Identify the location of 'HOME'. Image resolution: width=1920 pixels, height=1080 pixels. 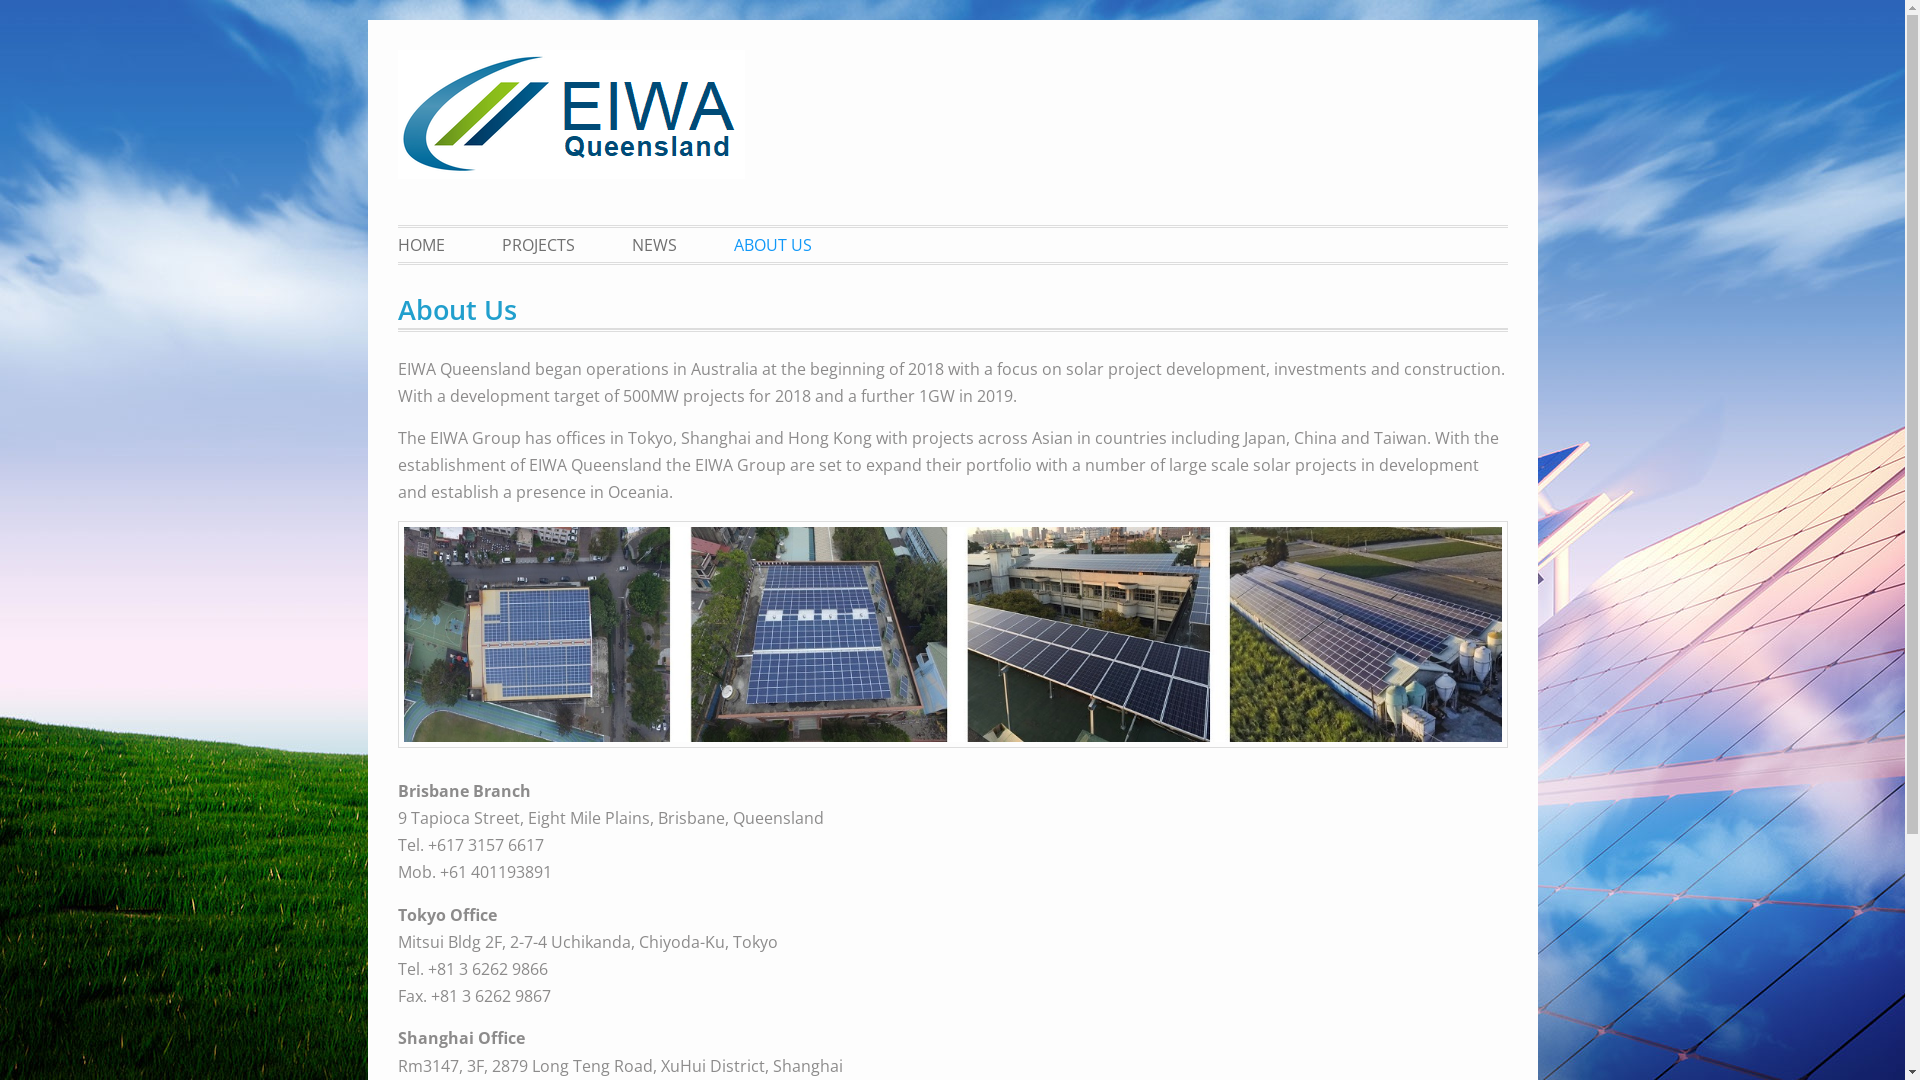
(432, 244).